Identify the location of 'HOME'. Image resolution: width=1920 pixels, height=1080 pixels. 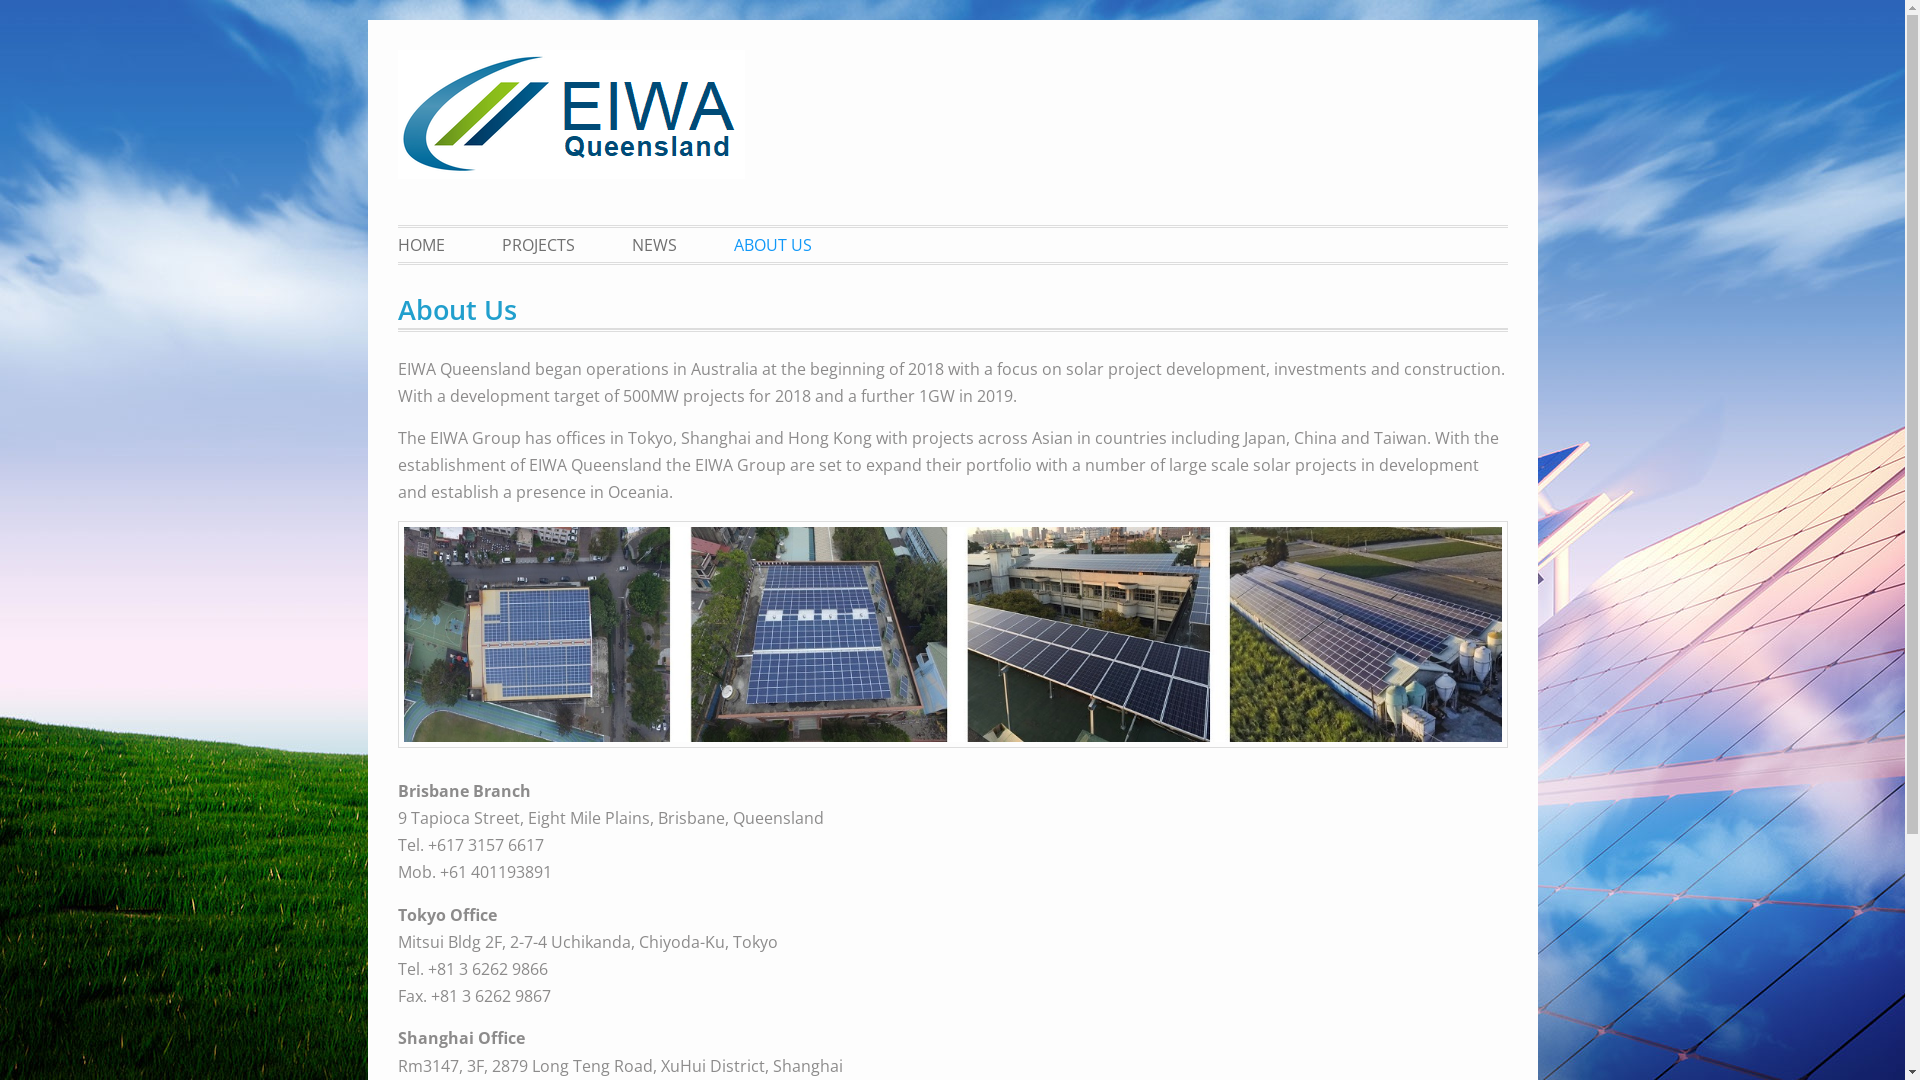
(432, 244).